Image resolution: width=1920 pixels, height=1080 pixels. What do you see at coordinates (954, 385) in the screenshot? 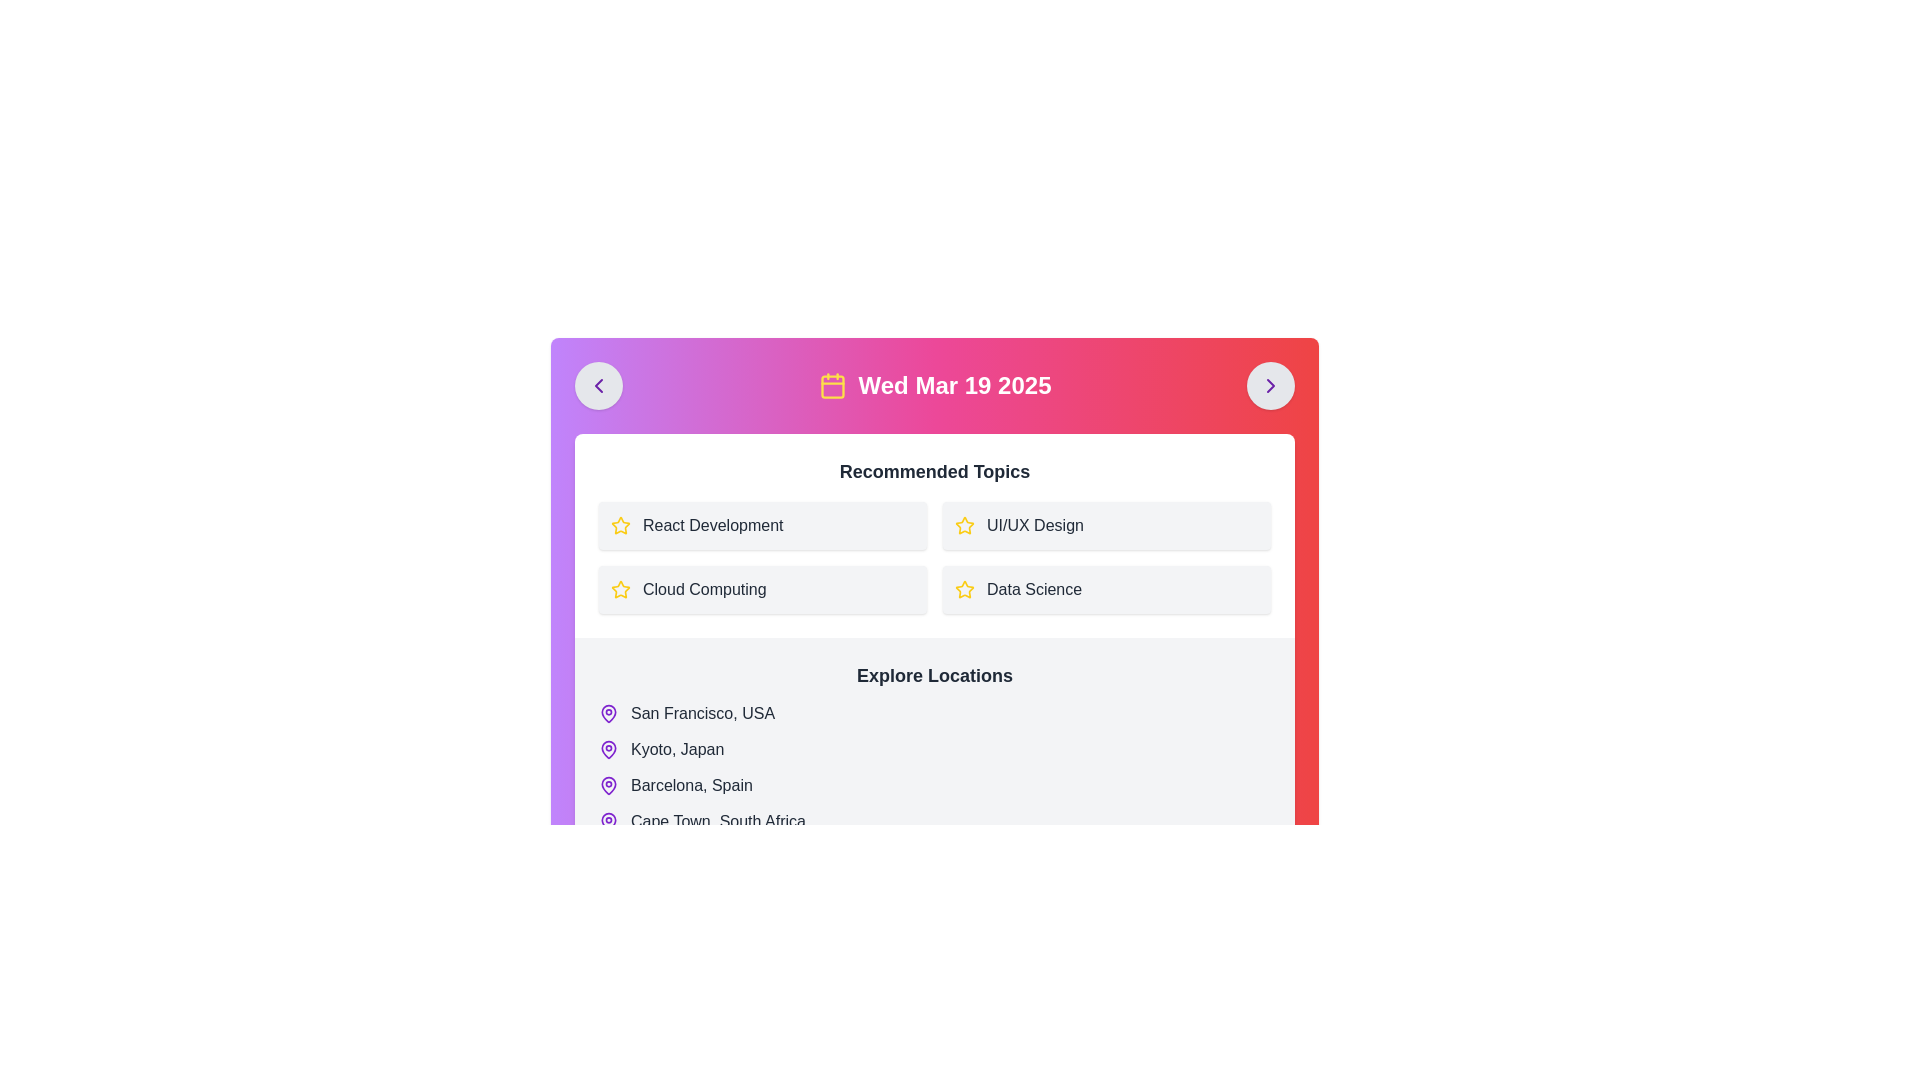
I see `the Text Display element that shows the date 'Wed Mar 19 2025', which is prominently displayed in a large, bold font style within the header section of the interface` at bounding box center [954, 385].